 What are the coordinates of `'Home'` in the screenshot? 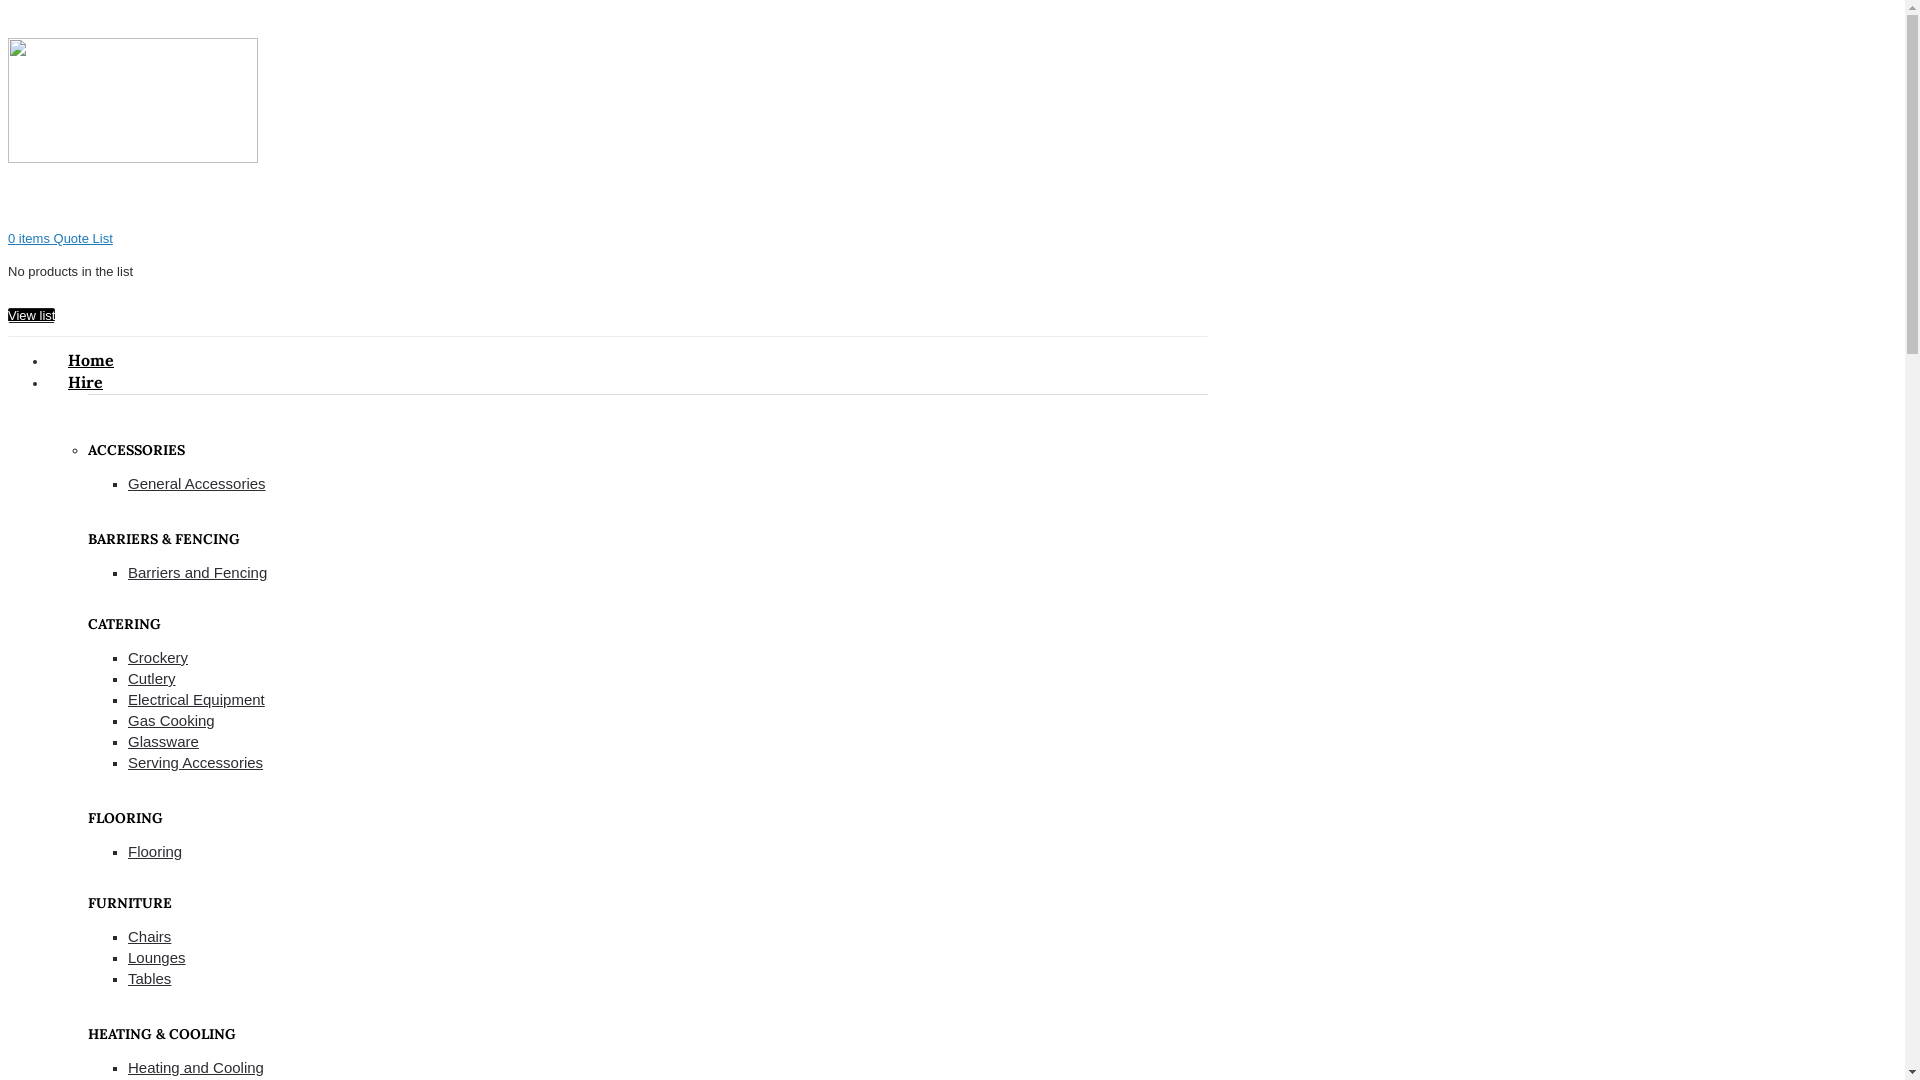 It's located at (90, 358).